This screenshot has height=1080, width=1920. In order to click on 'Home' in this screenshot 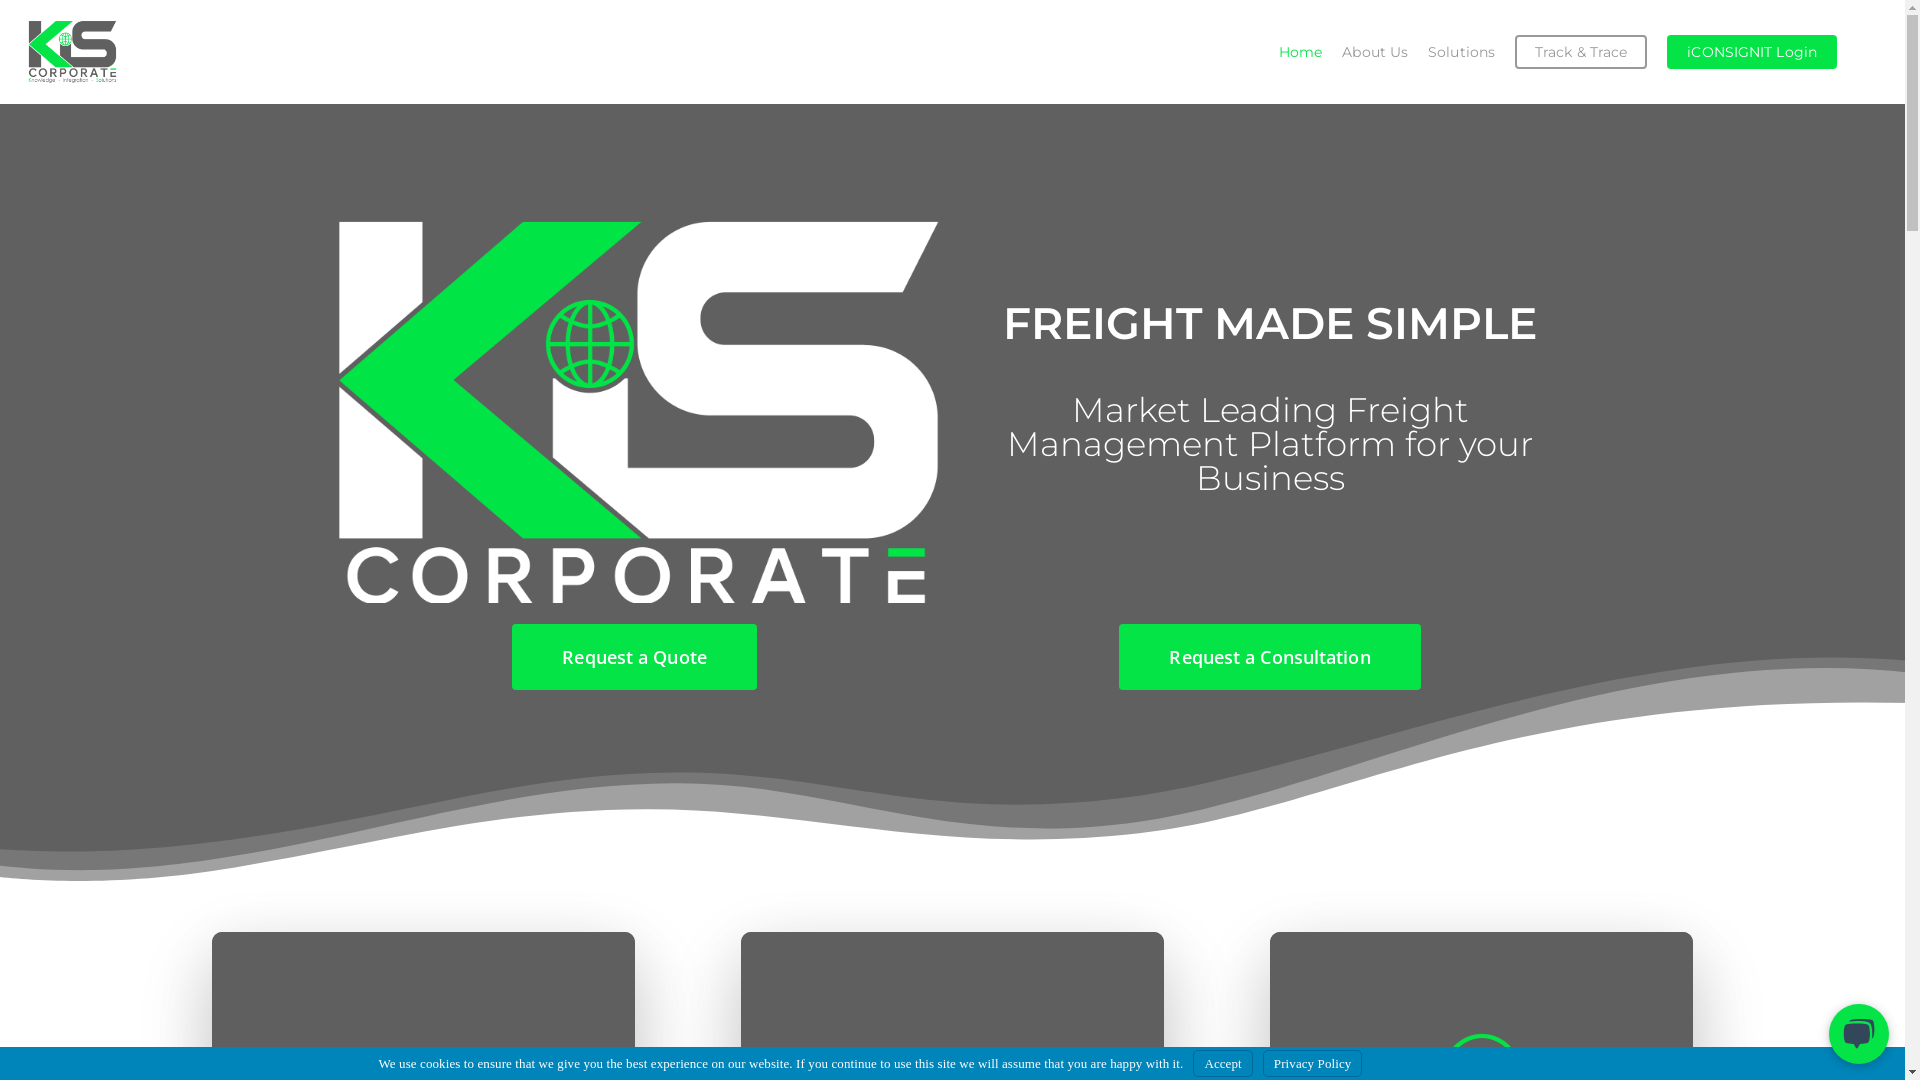, I will do `click(1267, 50)`.